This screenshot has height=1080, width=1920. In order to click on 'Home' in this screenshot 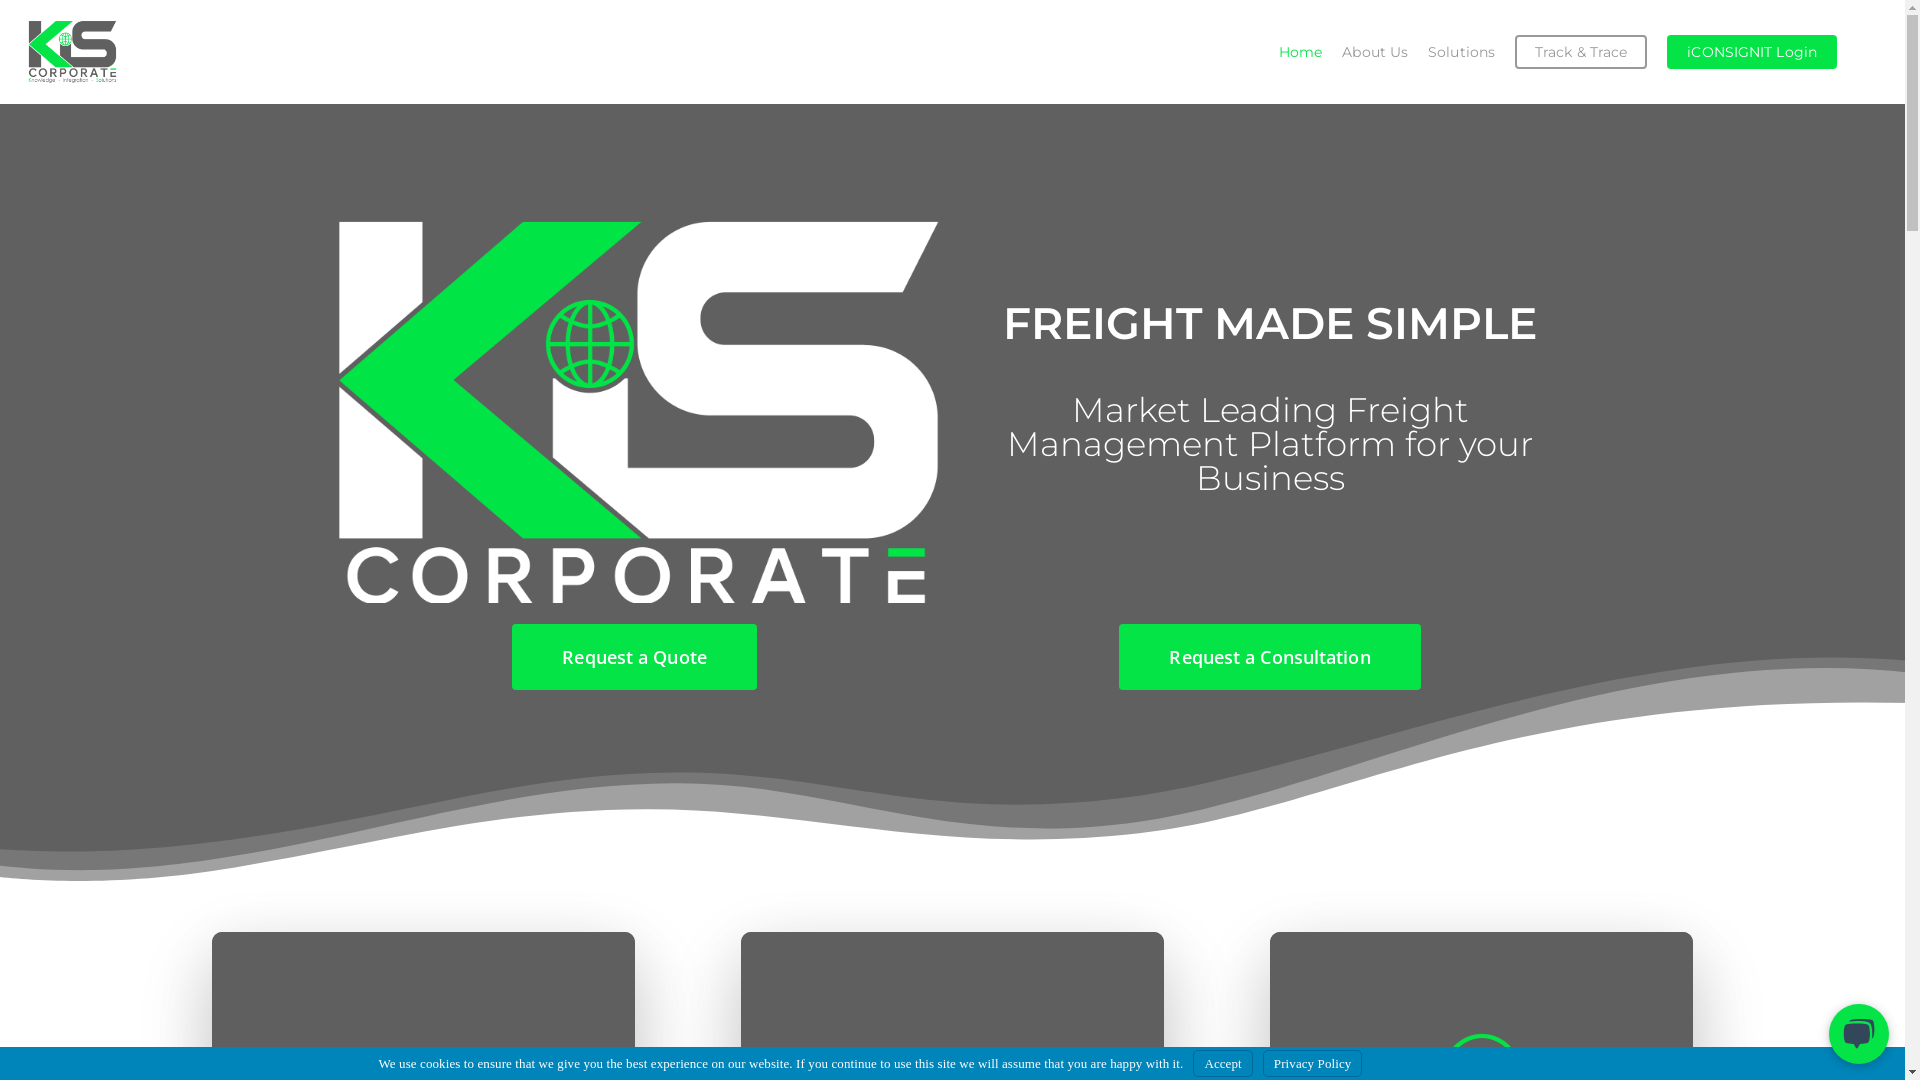, I will do `click(1267, 50)`.